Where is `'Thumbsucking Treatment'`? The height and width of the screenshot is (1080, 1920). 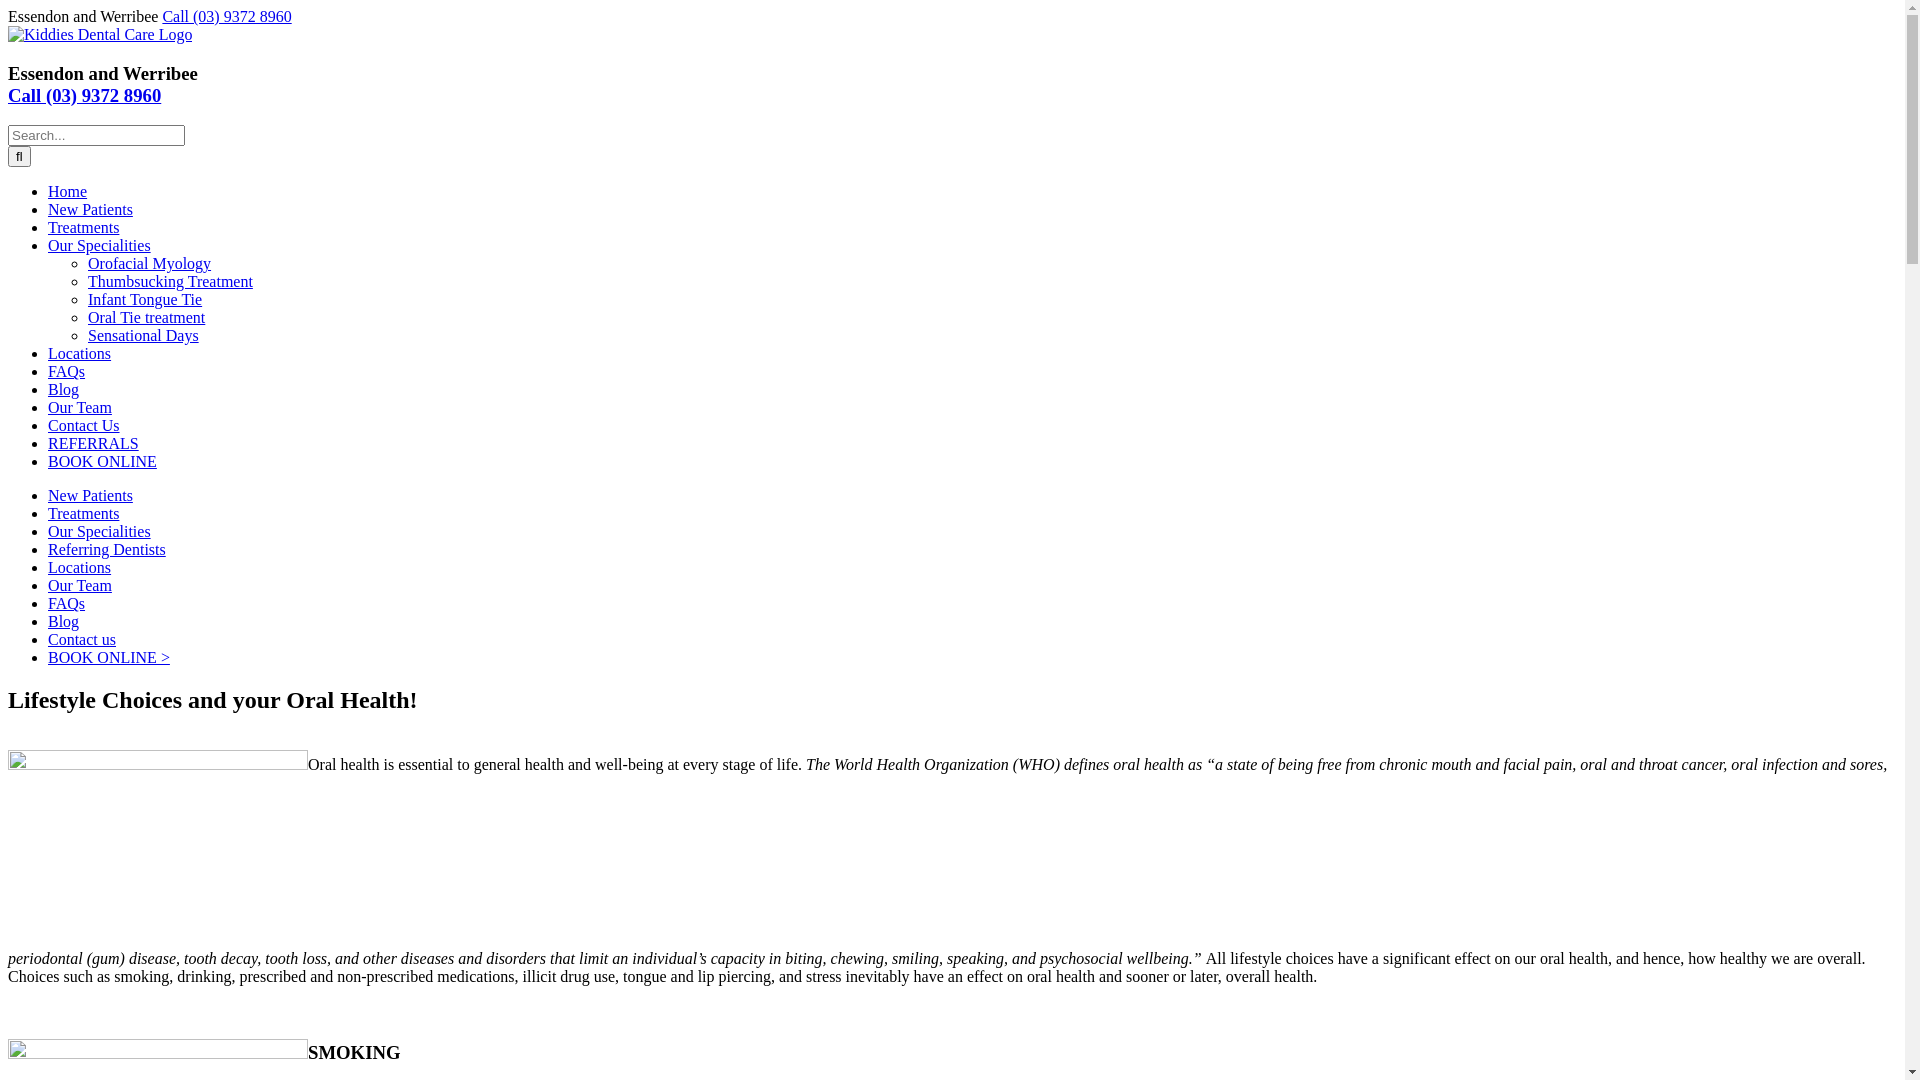
'Thumbsucking Treatment' is located at coordinates (170, 281).